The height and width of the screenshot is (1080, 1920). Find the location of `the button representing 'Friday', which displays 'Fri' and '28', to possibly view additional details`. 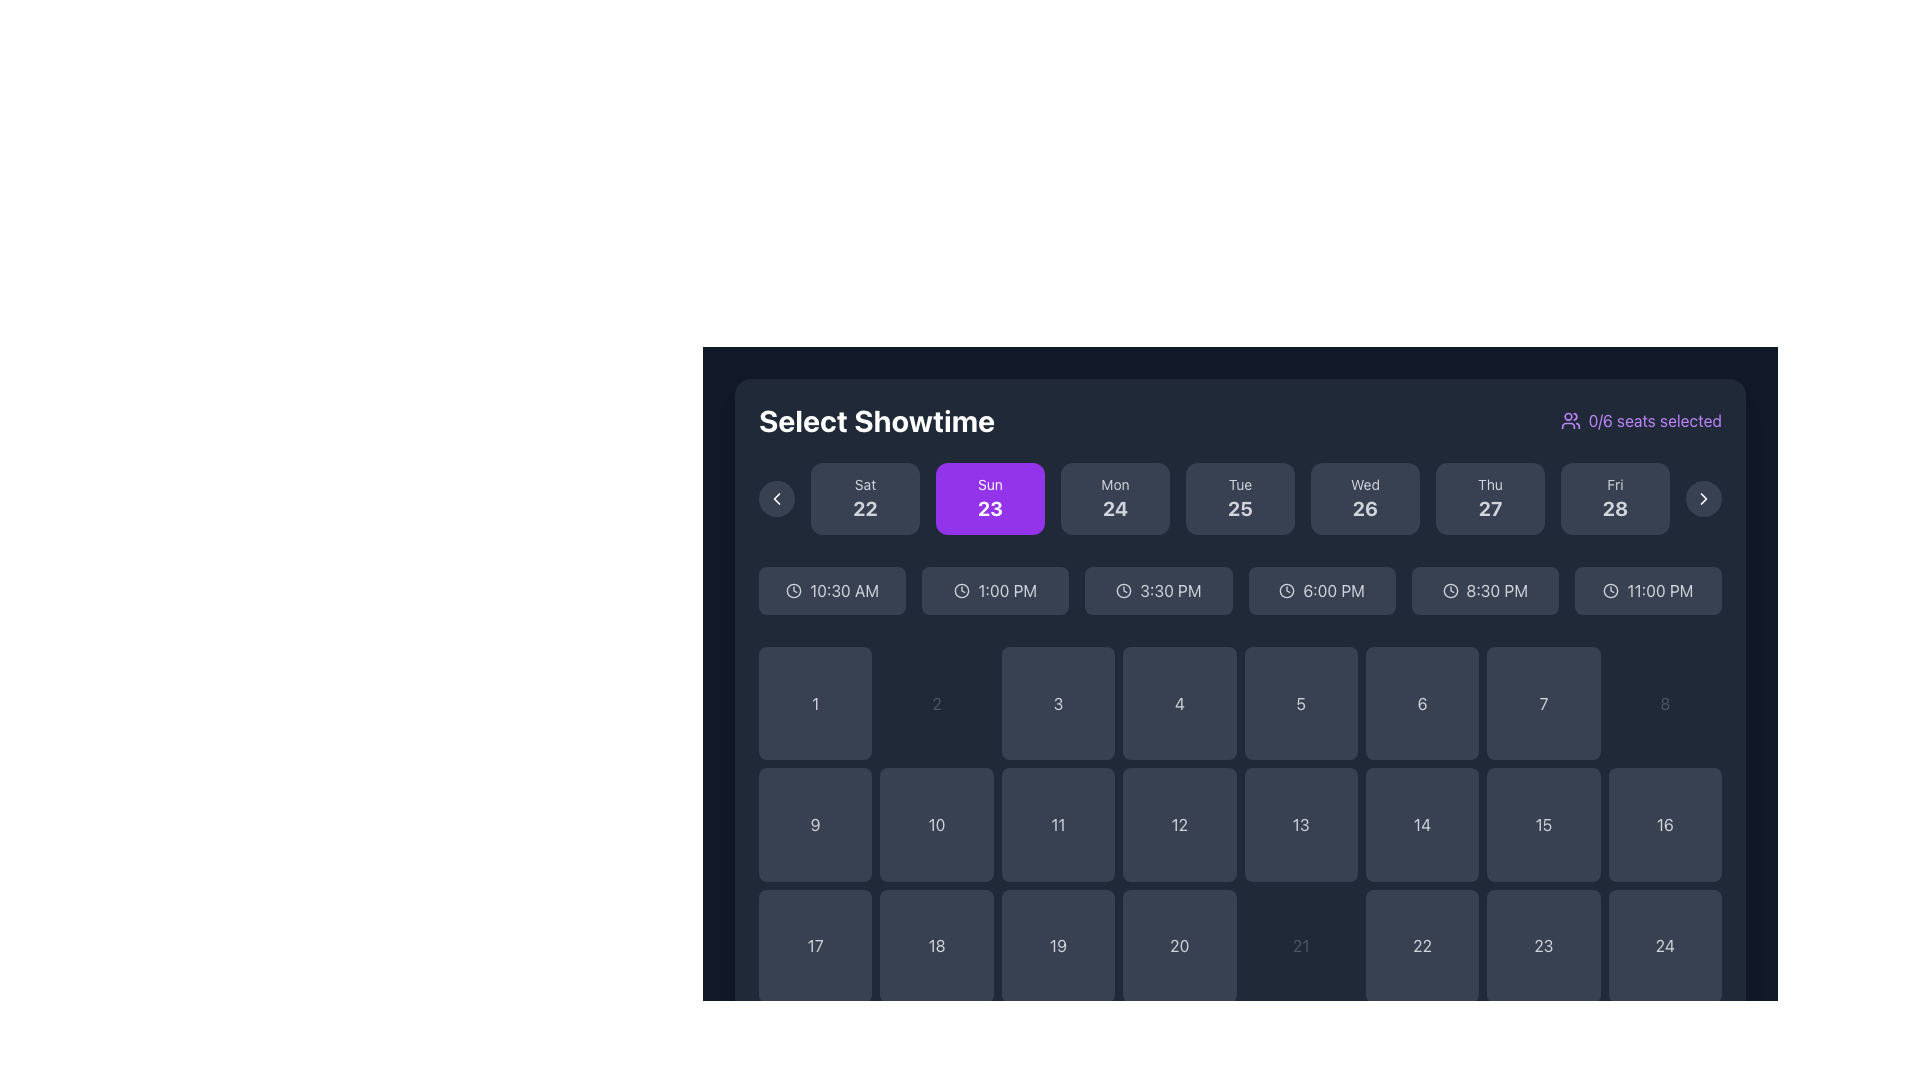

the button representing 'Friday', which displays 'Fri' and '28', to possibly view additional details is located at coordinates (1615, 497).